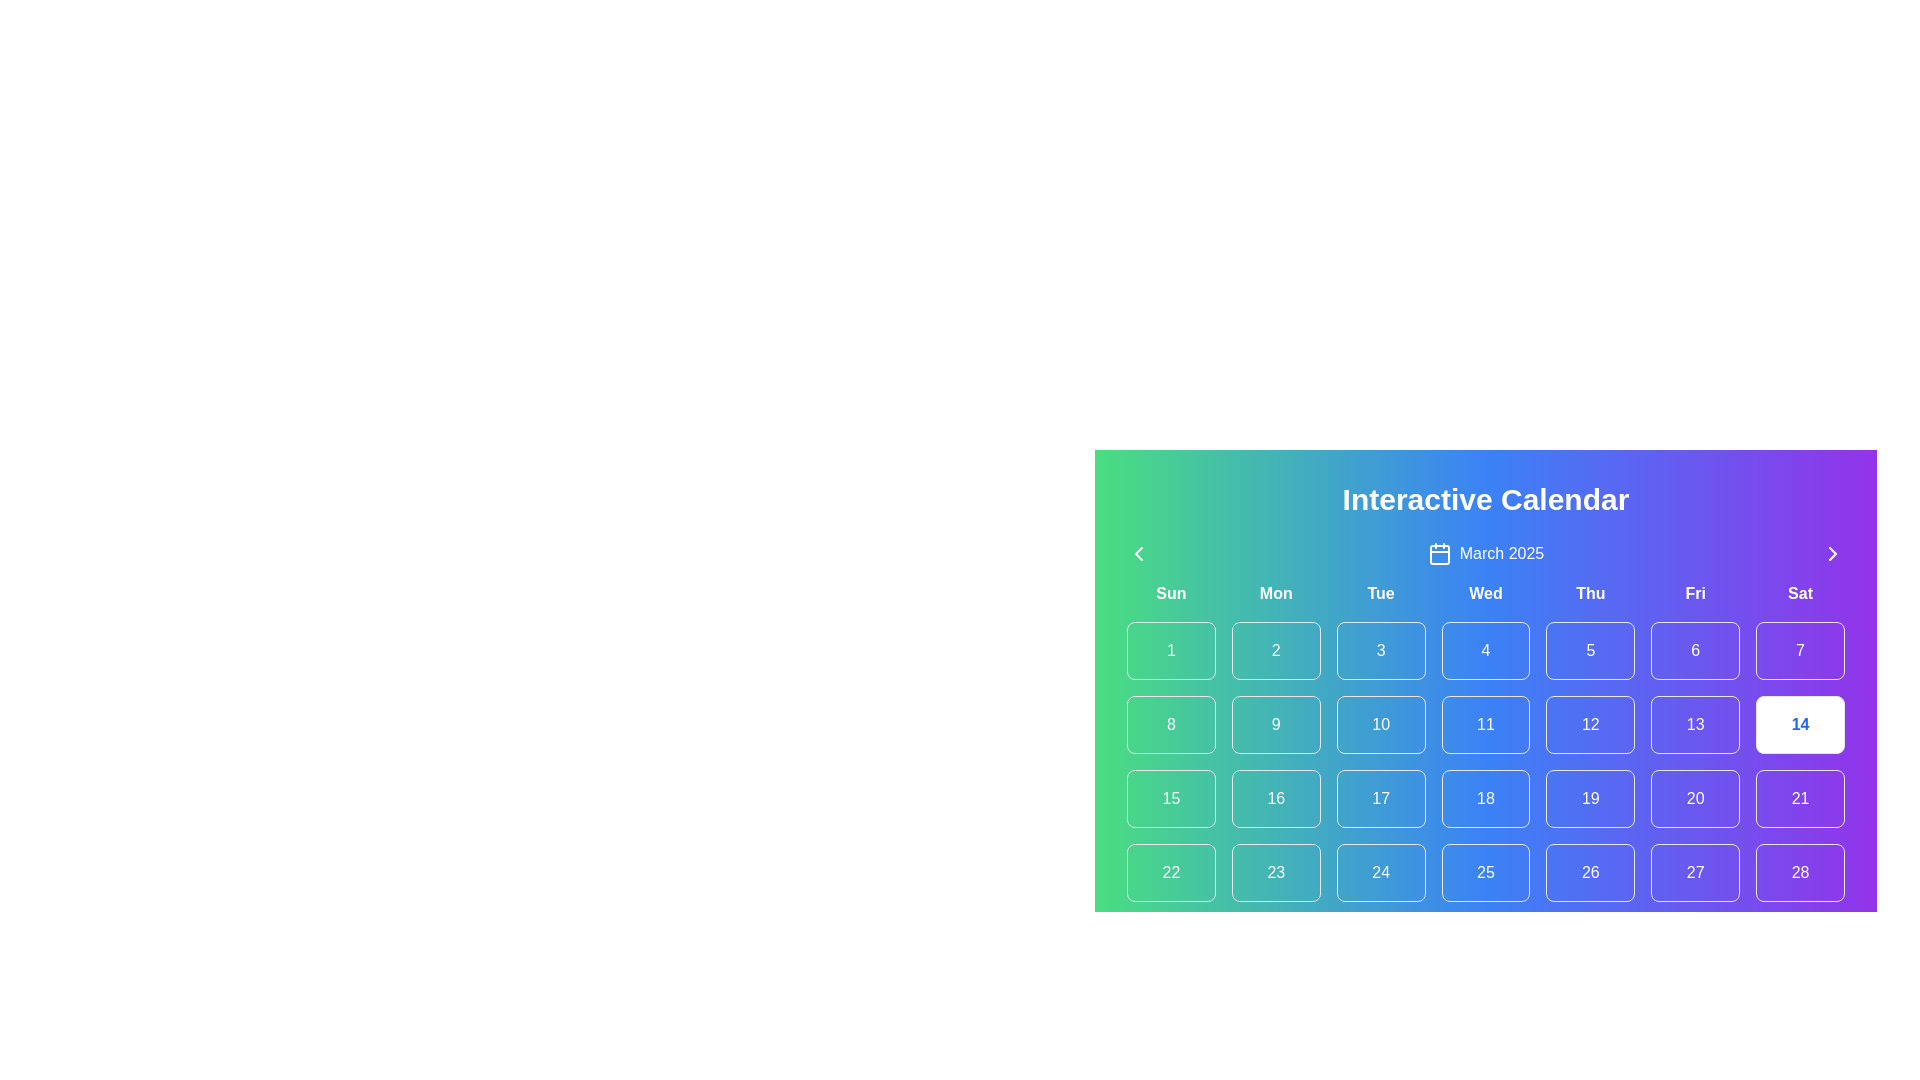 This screenshot has width=1920, height=1080. Describe the element at coordinates (1171, 725) in the screenshot. I see `the Calendar Date Tile displaying the number '8' in the second row under the 'Sun' column` at that location.